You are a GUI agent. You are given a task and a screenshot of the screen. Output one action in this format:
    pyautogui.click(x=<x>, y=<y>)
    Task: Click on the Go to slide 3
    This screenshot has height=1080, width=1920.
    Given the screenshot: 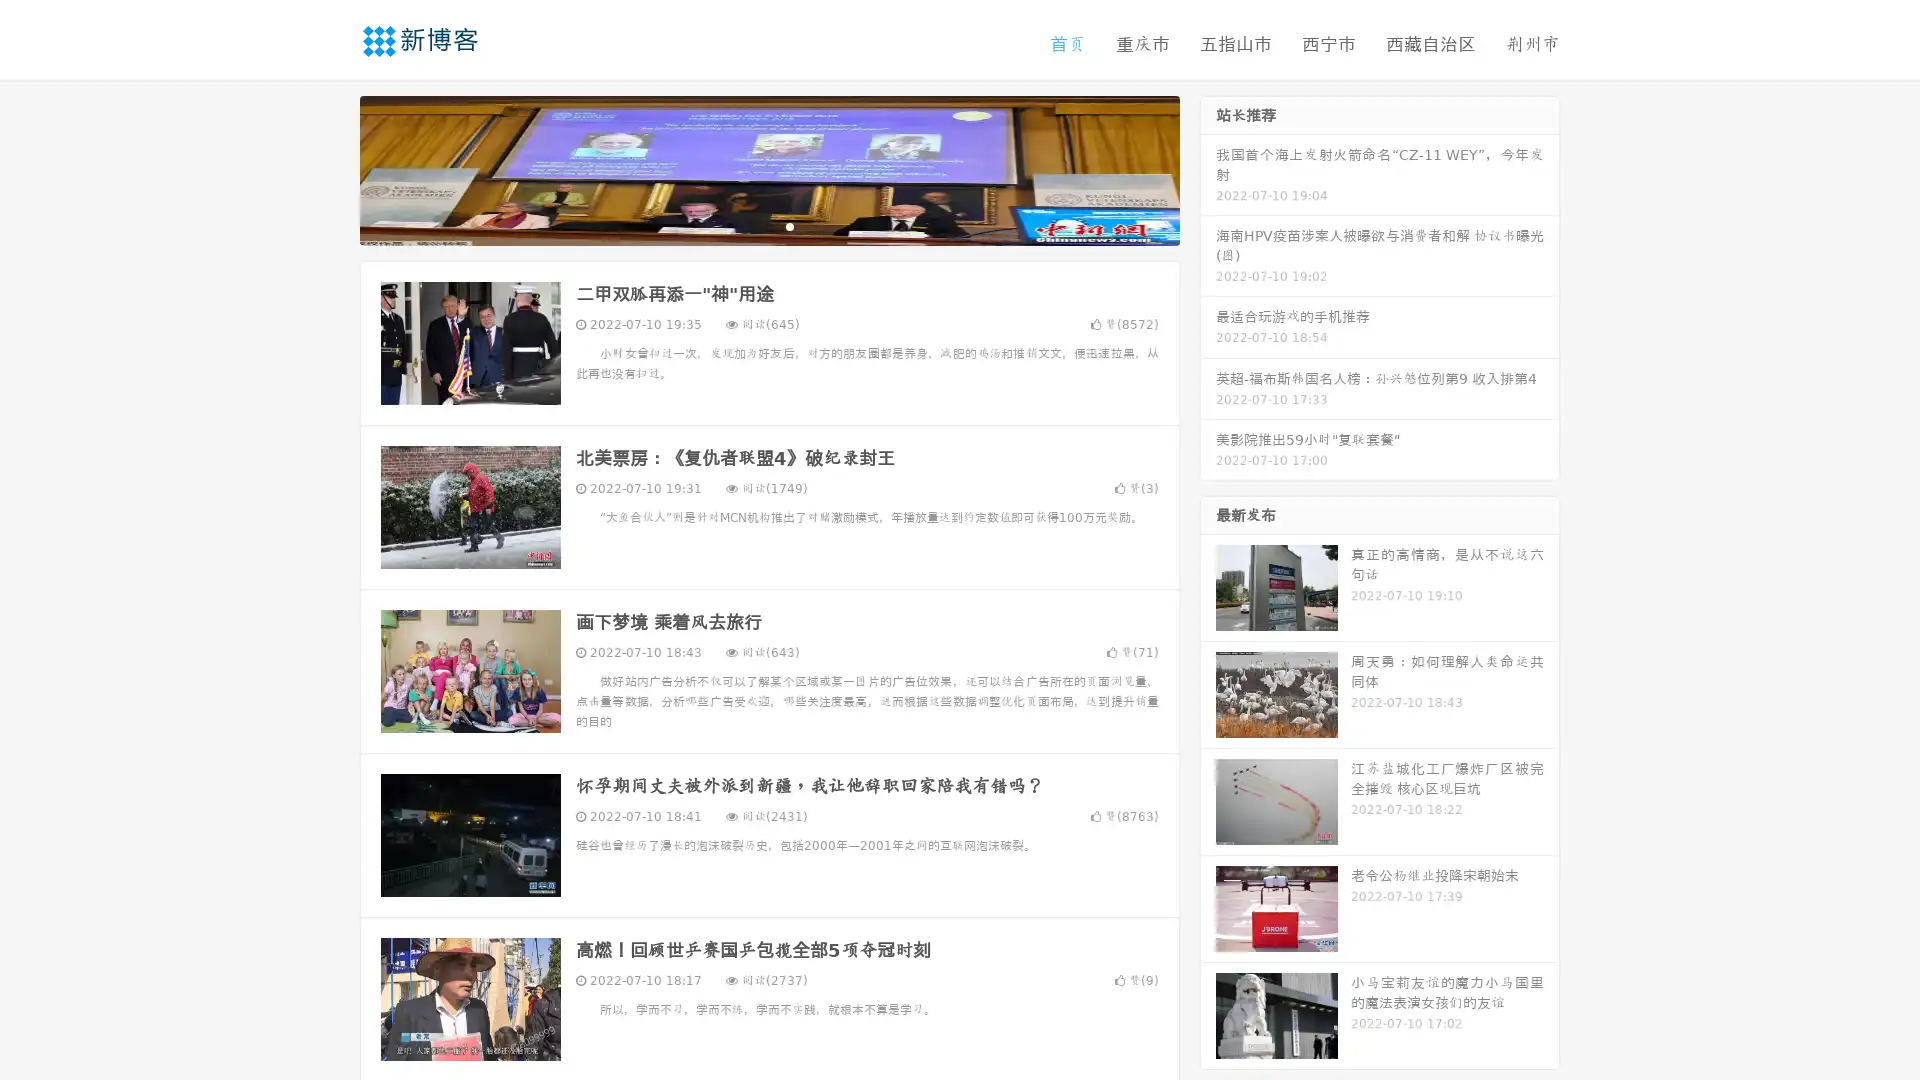 What is the action you would take?
    pyautogui.click(x=789, y=225)
    